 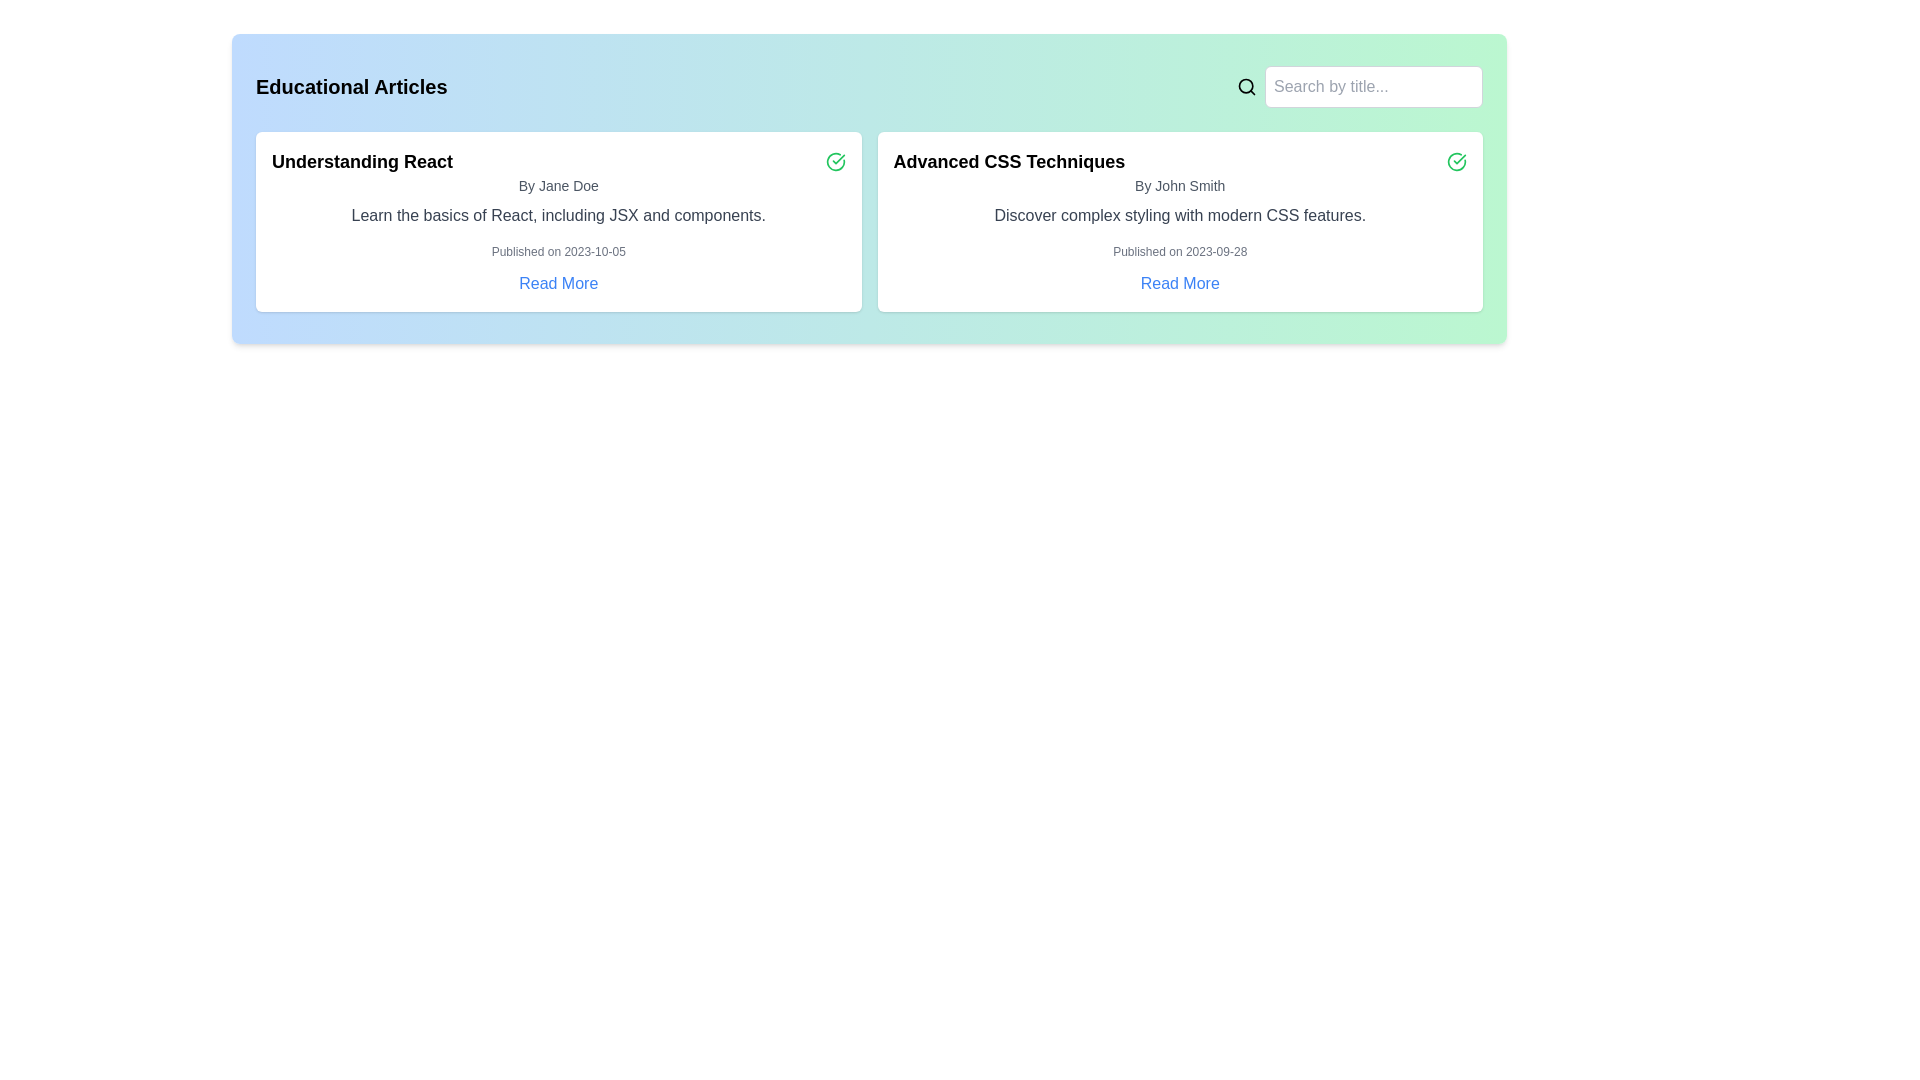 I want to click on text label that contains 'By John Smith', which is styled in gray and located below the title 'Advanced CSS Techniques' within the article card, so click(x=1180, y=185).